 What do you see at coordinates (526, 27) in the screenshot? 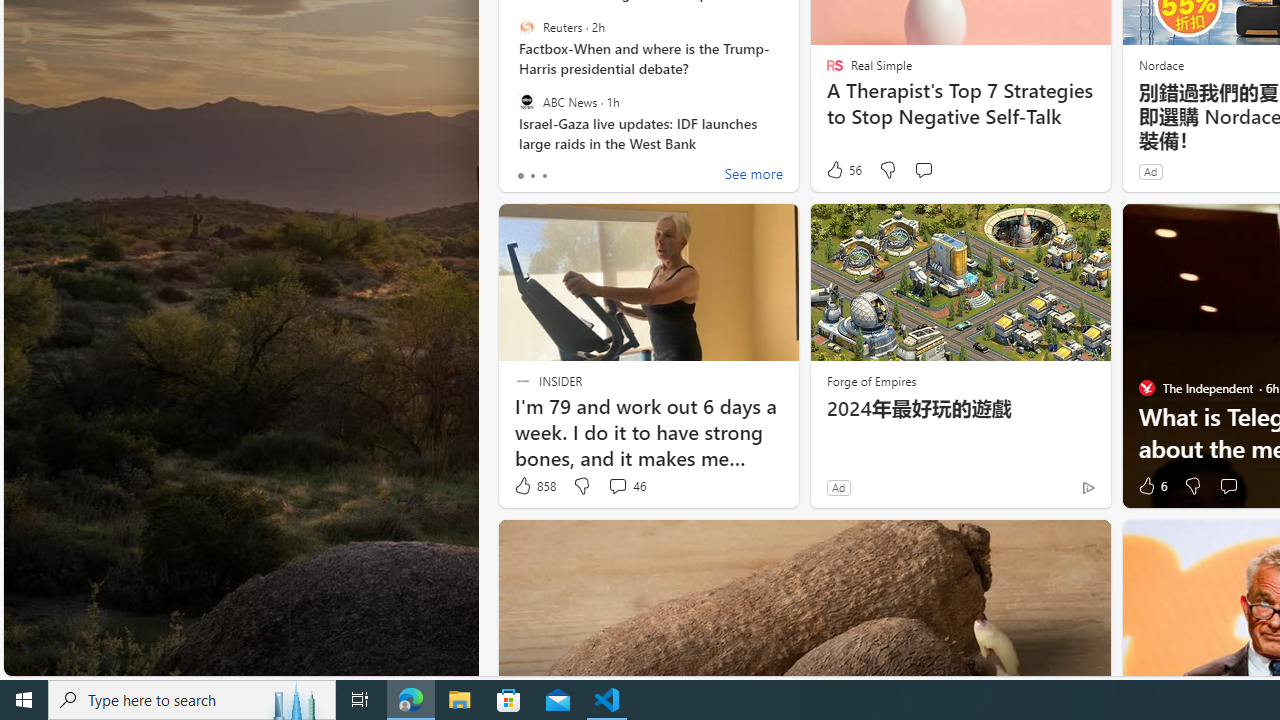
I see `'Reuters'` at bounding box center [526, 27].